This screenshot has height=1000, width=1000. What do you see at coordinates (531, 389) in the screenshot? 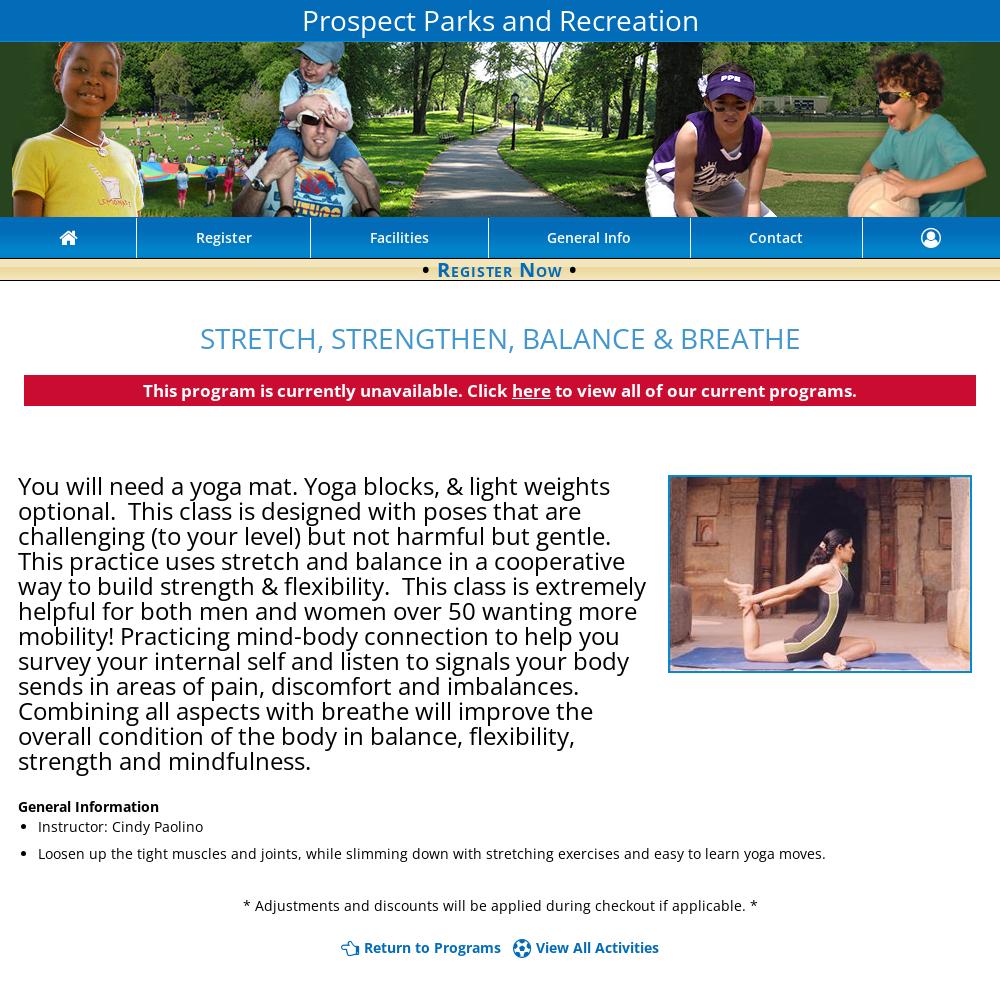
I see `'here'` at bounding box center [531, 389].